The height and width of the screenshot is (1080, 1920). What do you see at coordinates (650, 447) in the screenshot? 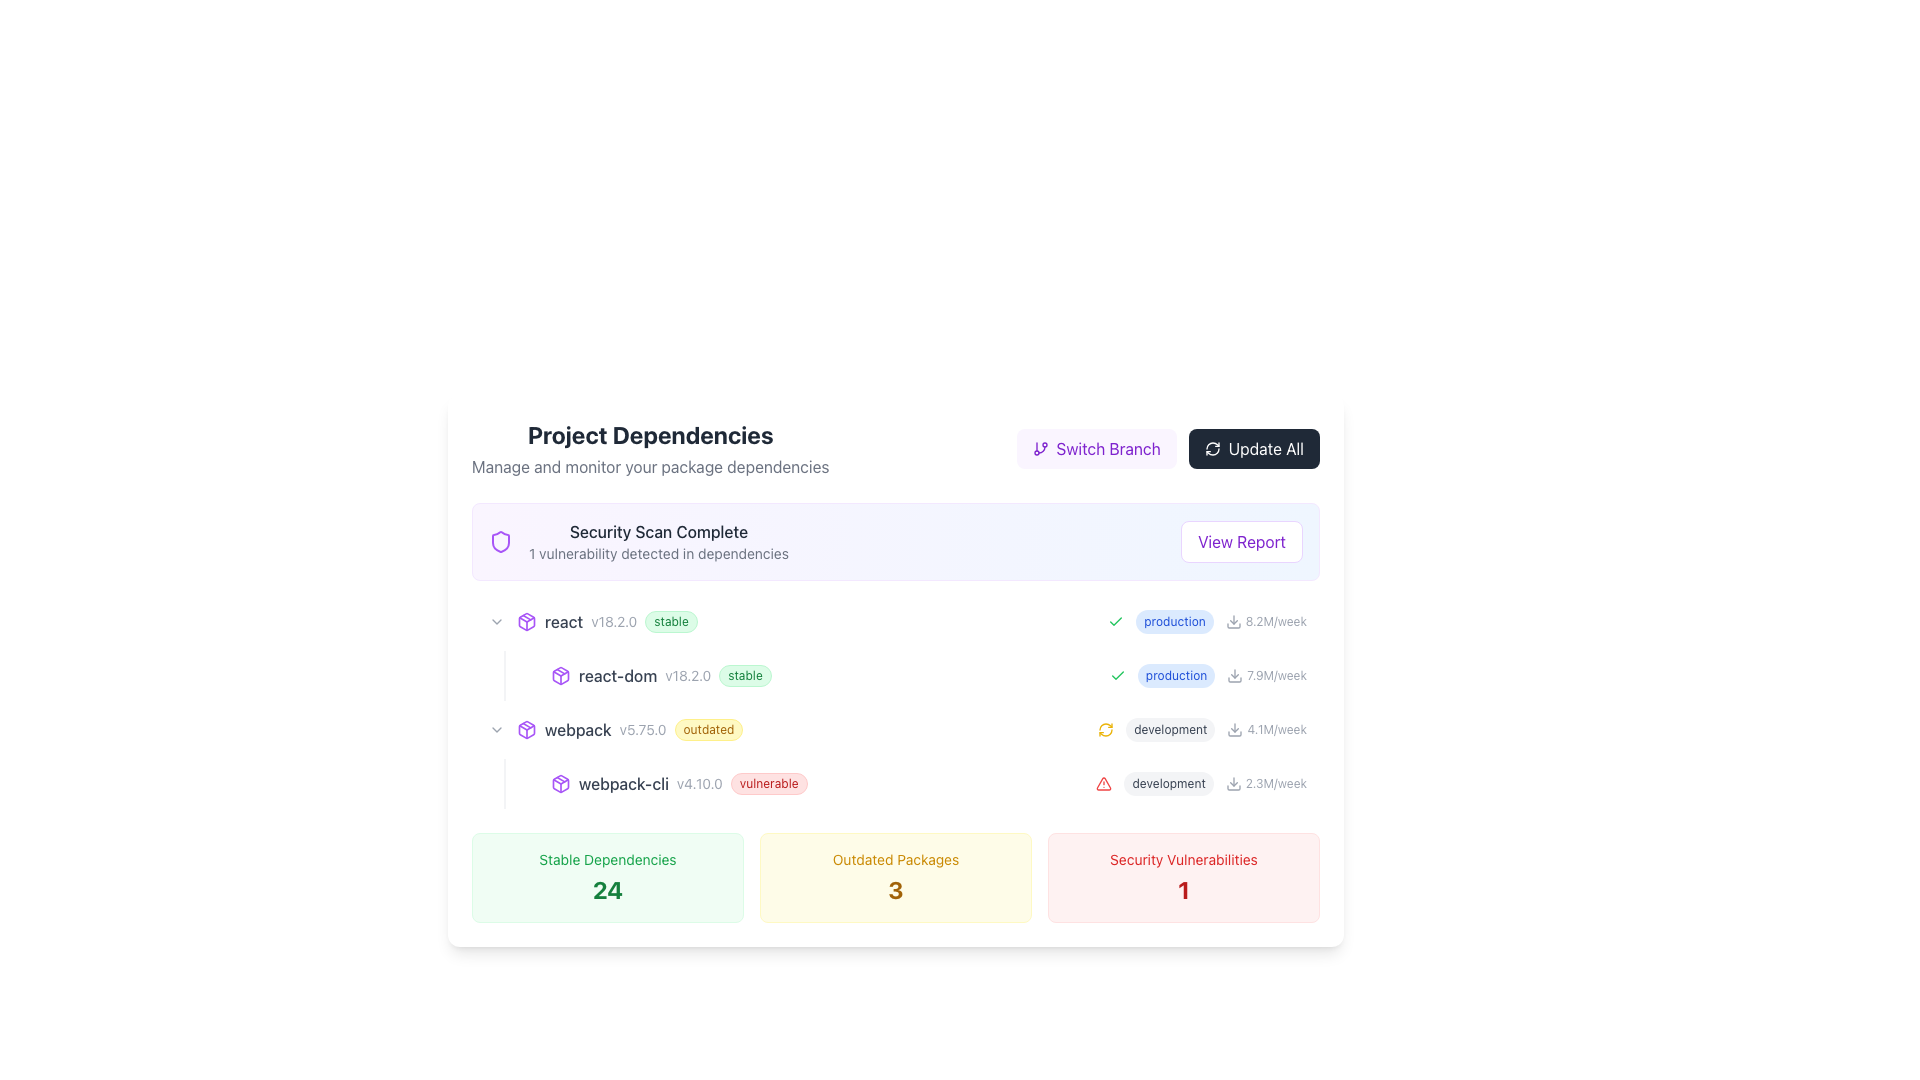
I see `the 'Project Dependencies' heading and its subtext, which is styled in bold and light gray, located in the top-left section of the interface` at bounding box center [650, 447].